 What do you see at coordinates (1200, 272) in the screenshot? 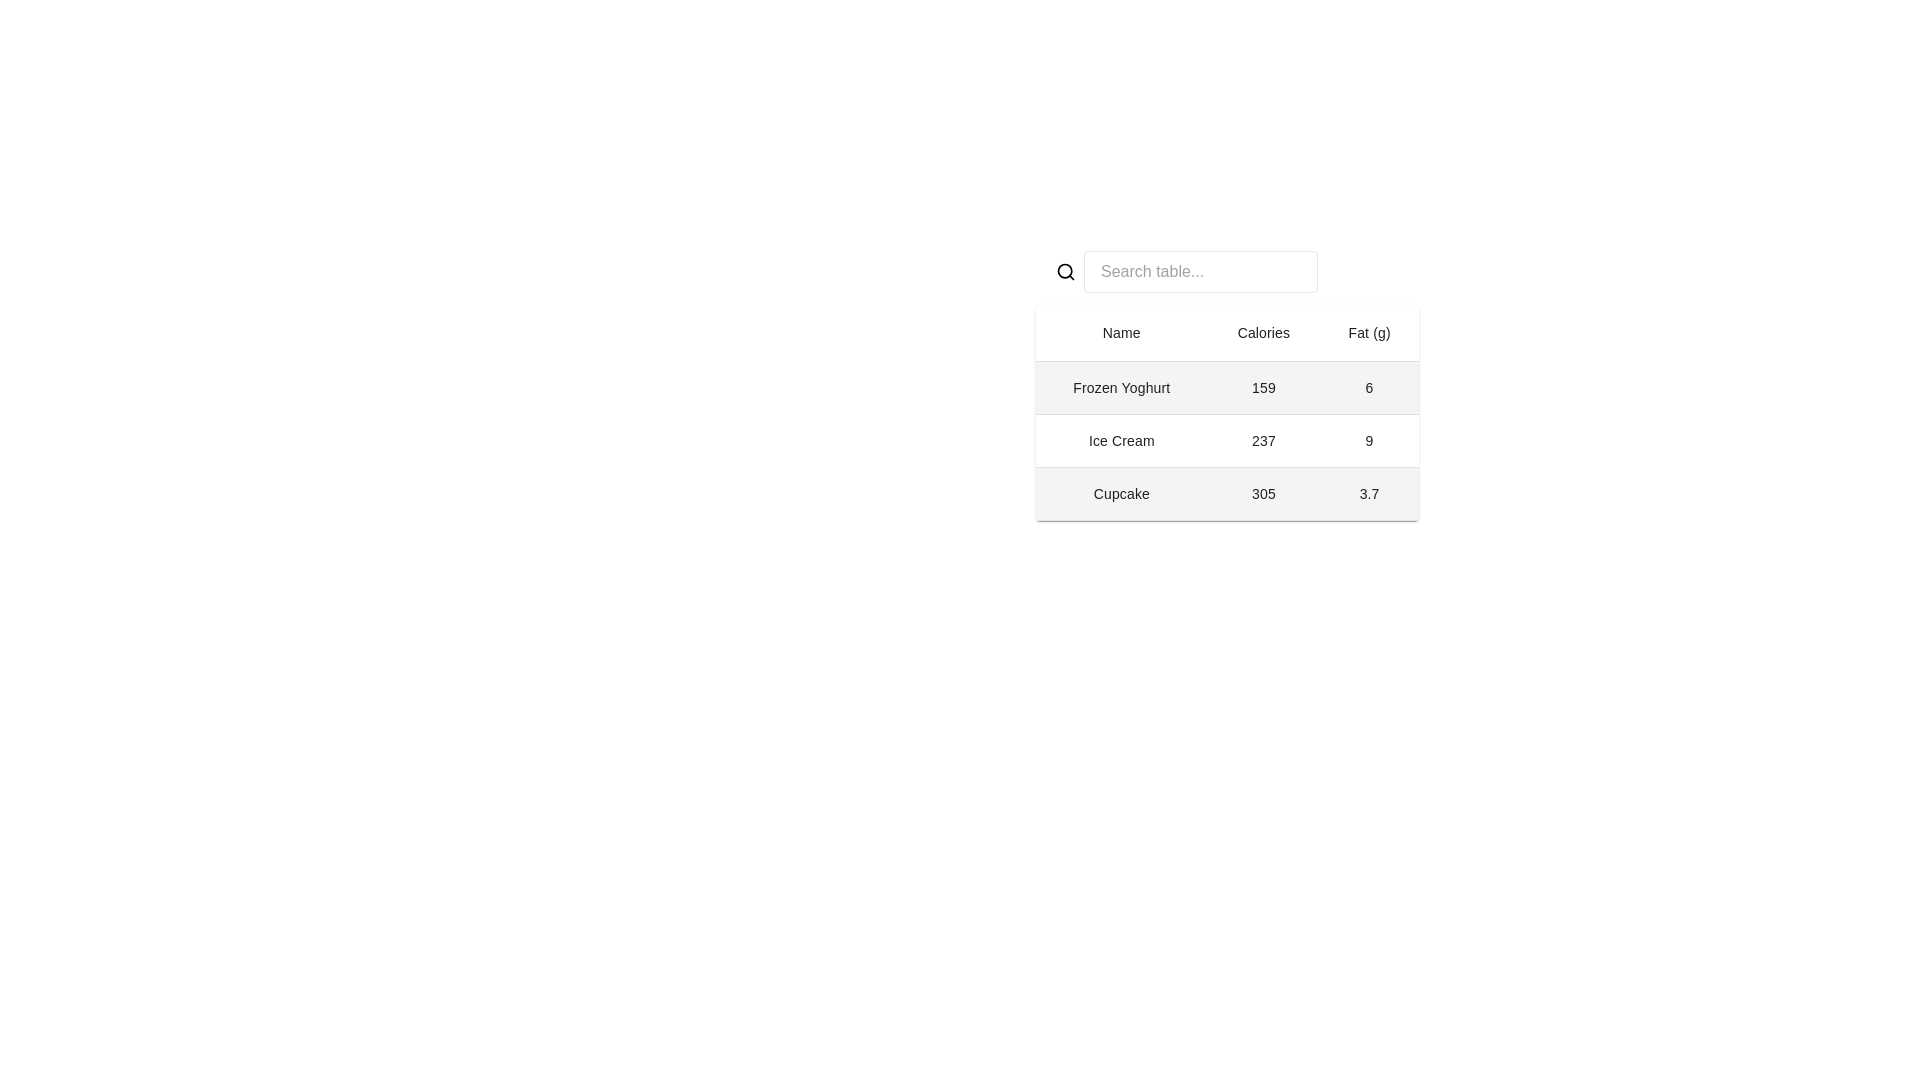
I see `the search input field located at the top of the table to focus on it` at bounding box center [1200, 272].